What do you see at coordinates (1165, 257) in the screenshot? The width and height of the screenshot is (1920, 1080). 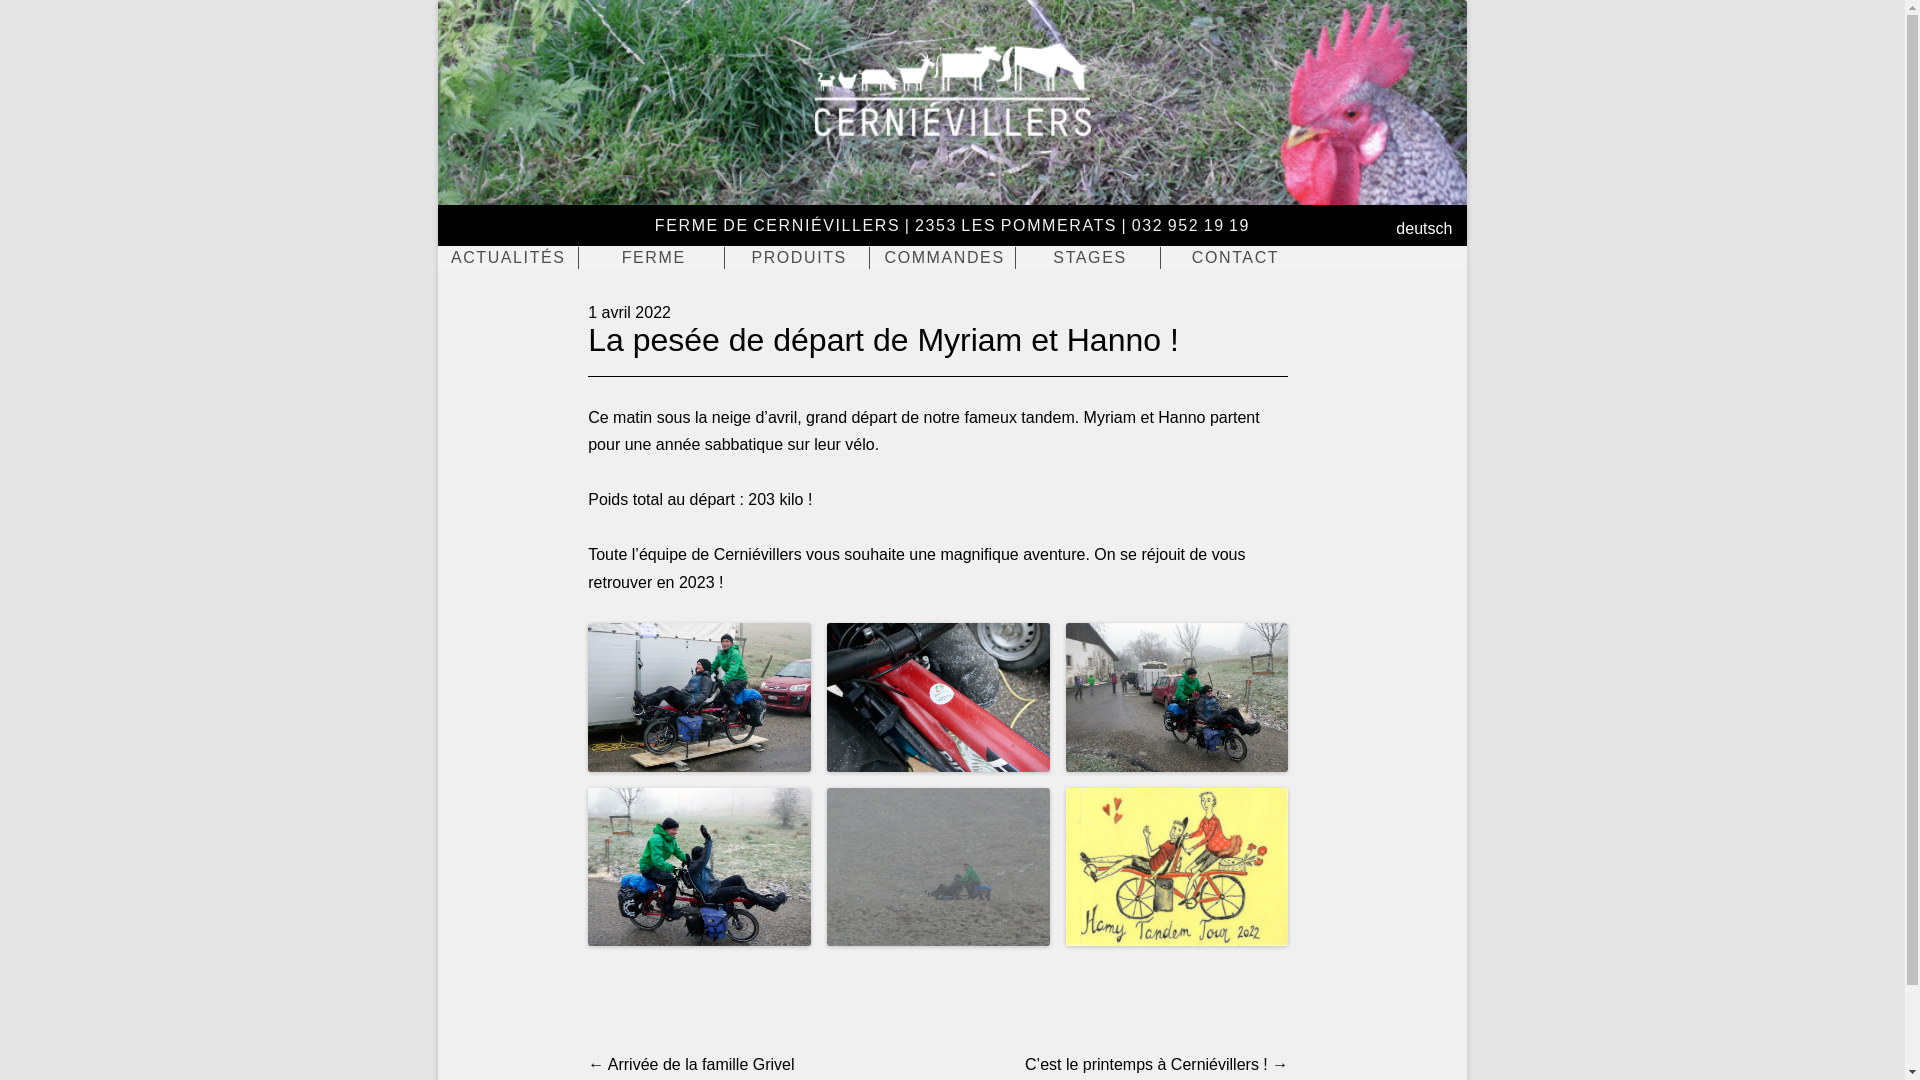 I see `'CONTACT'` at bounding box center [1165, 257].